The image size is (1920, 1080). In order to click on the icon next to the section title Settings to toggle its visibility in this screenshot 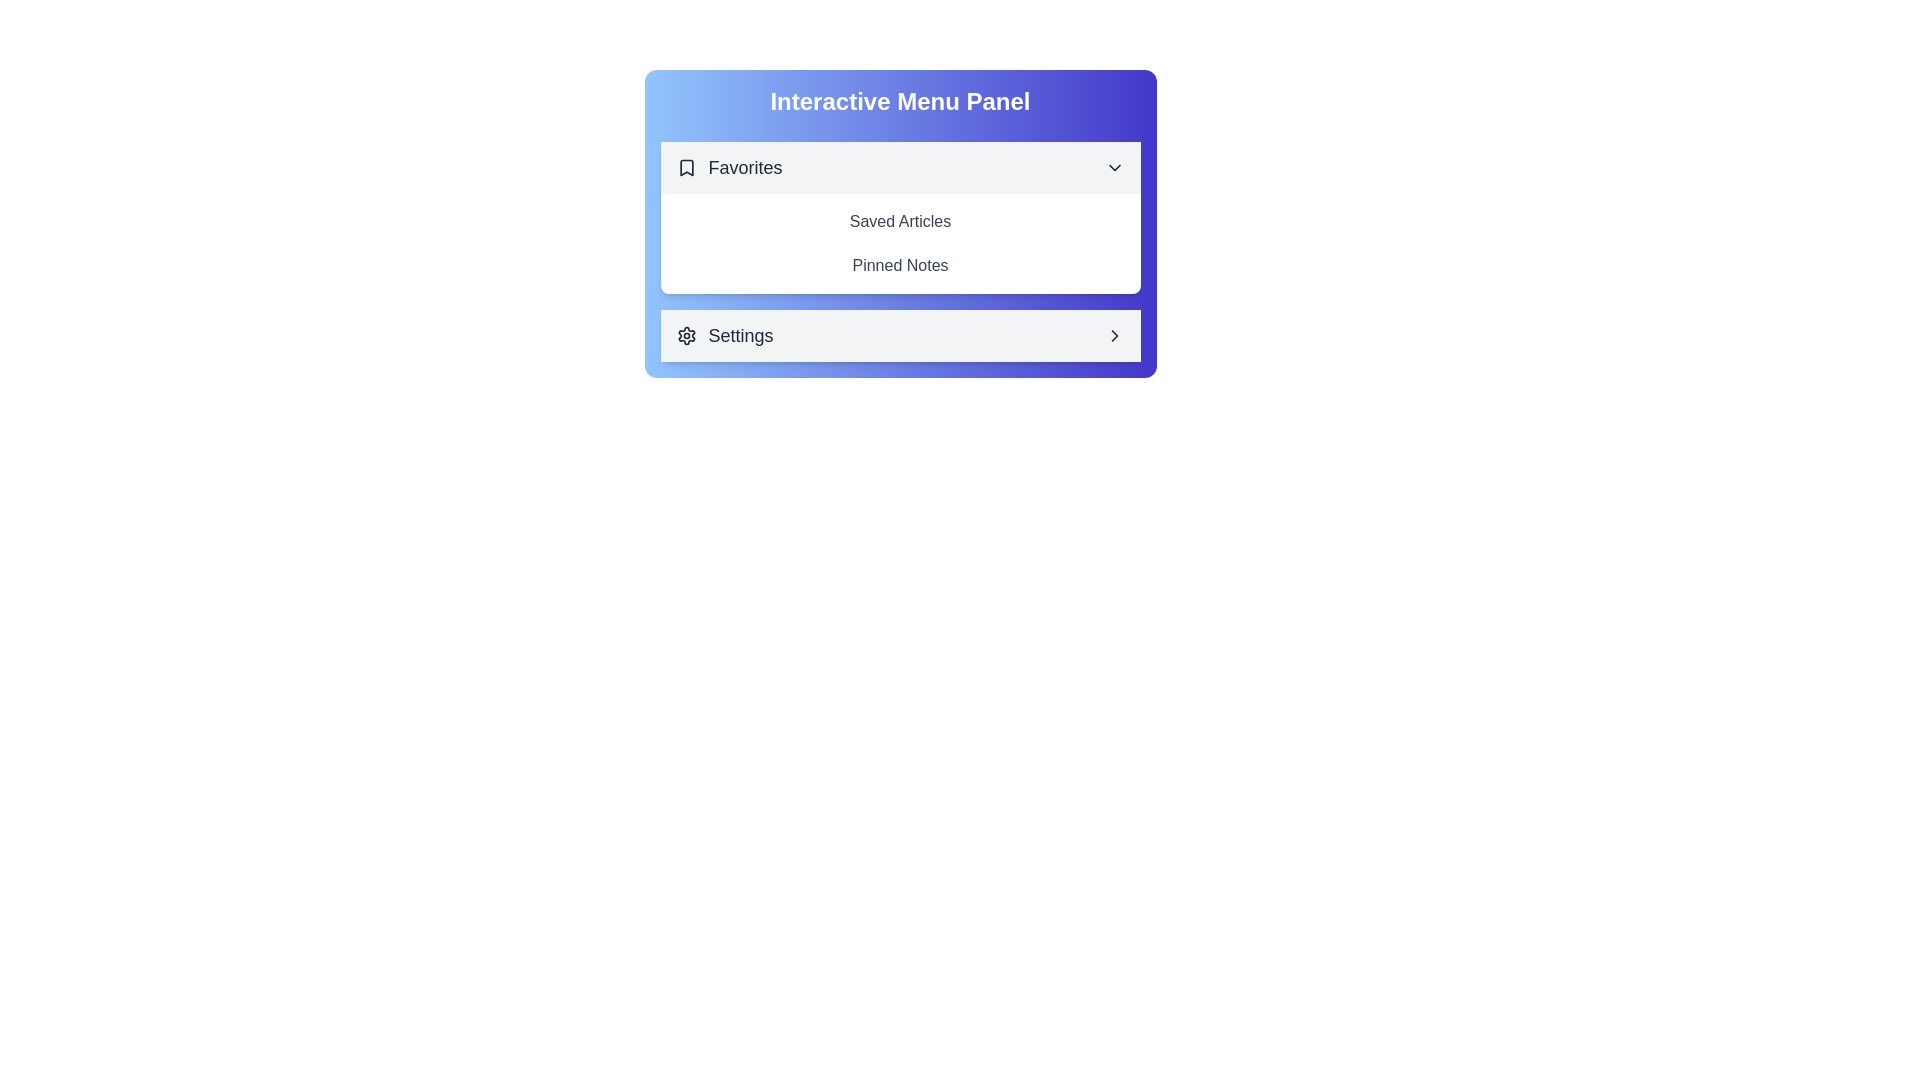, I will do `click(686, 334)`.